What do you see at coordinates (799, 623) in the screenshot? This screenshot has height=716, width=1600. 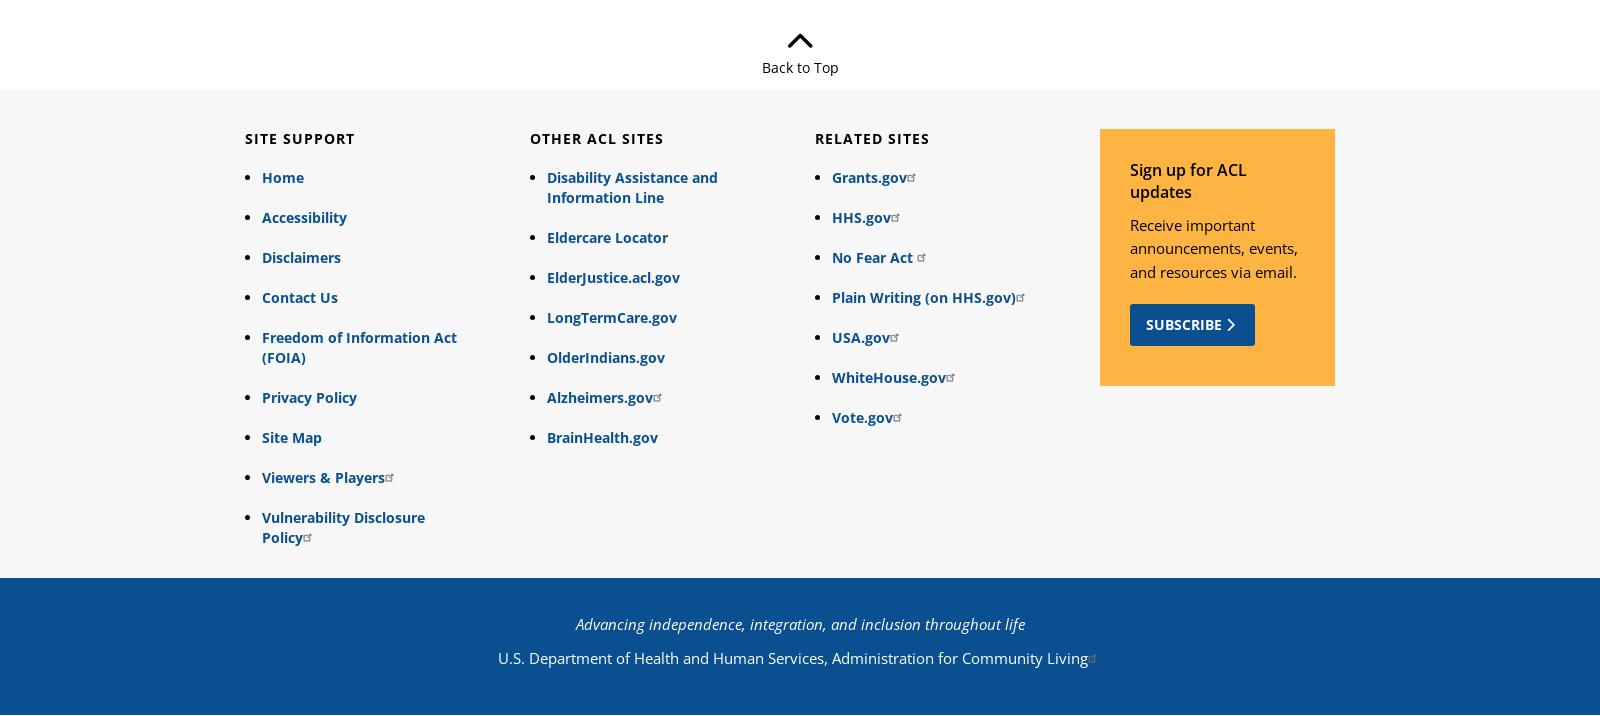 I see `'Advancing independence, integration, and inclusion throughout life'` at bounding box center [799, 623].